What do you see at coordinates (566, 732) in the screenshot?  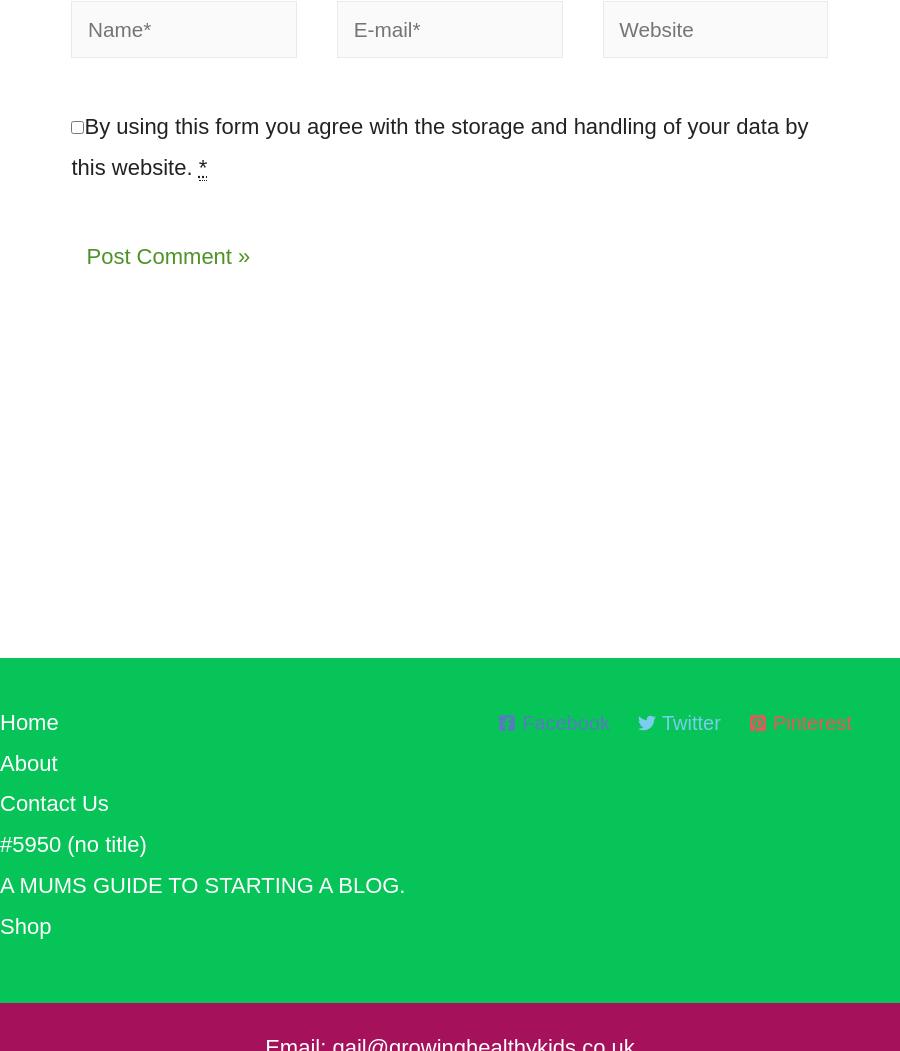 I see `'Facebook'` at bounding box center [566, 732].